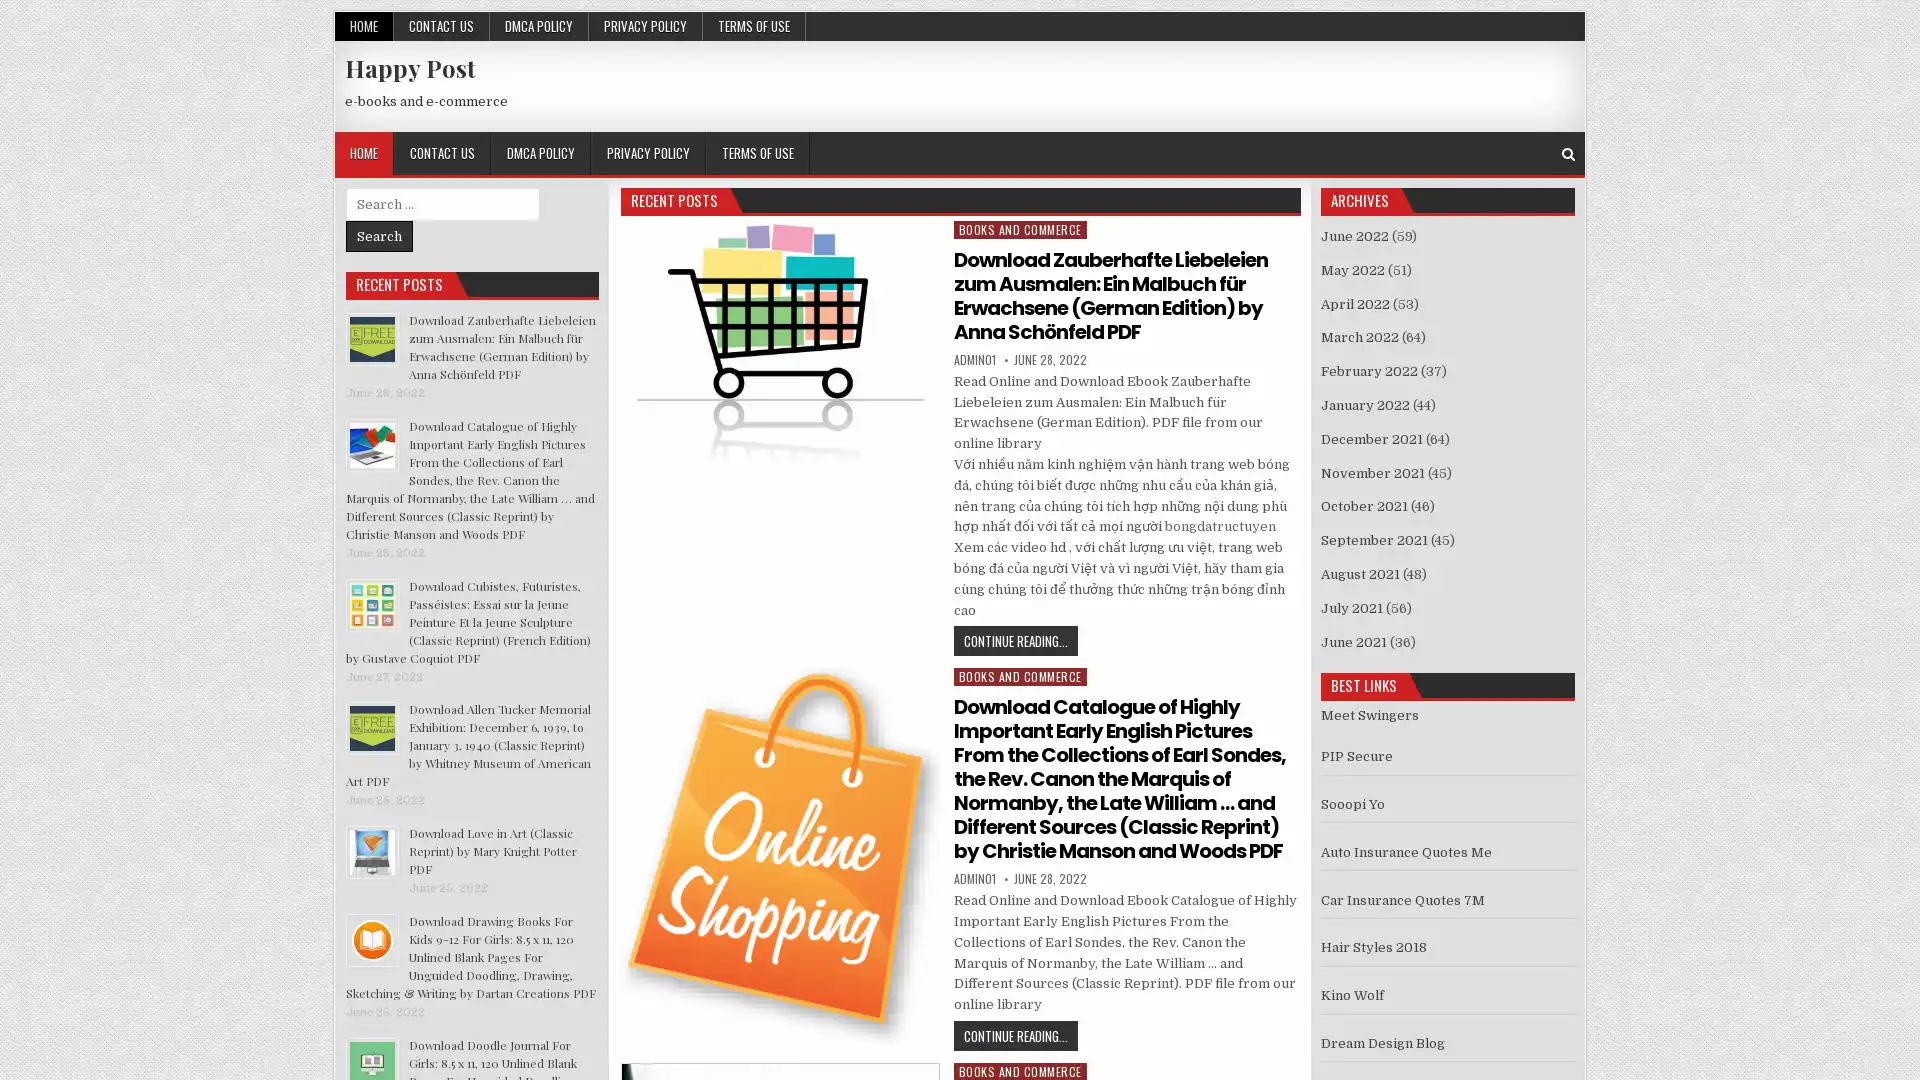 Image resolution: width=1920 pixels, height=1080 pixels. What do you see at coordinates (378, 235) in the screenshot?
I see `Search` at bounding box center [378, 235].